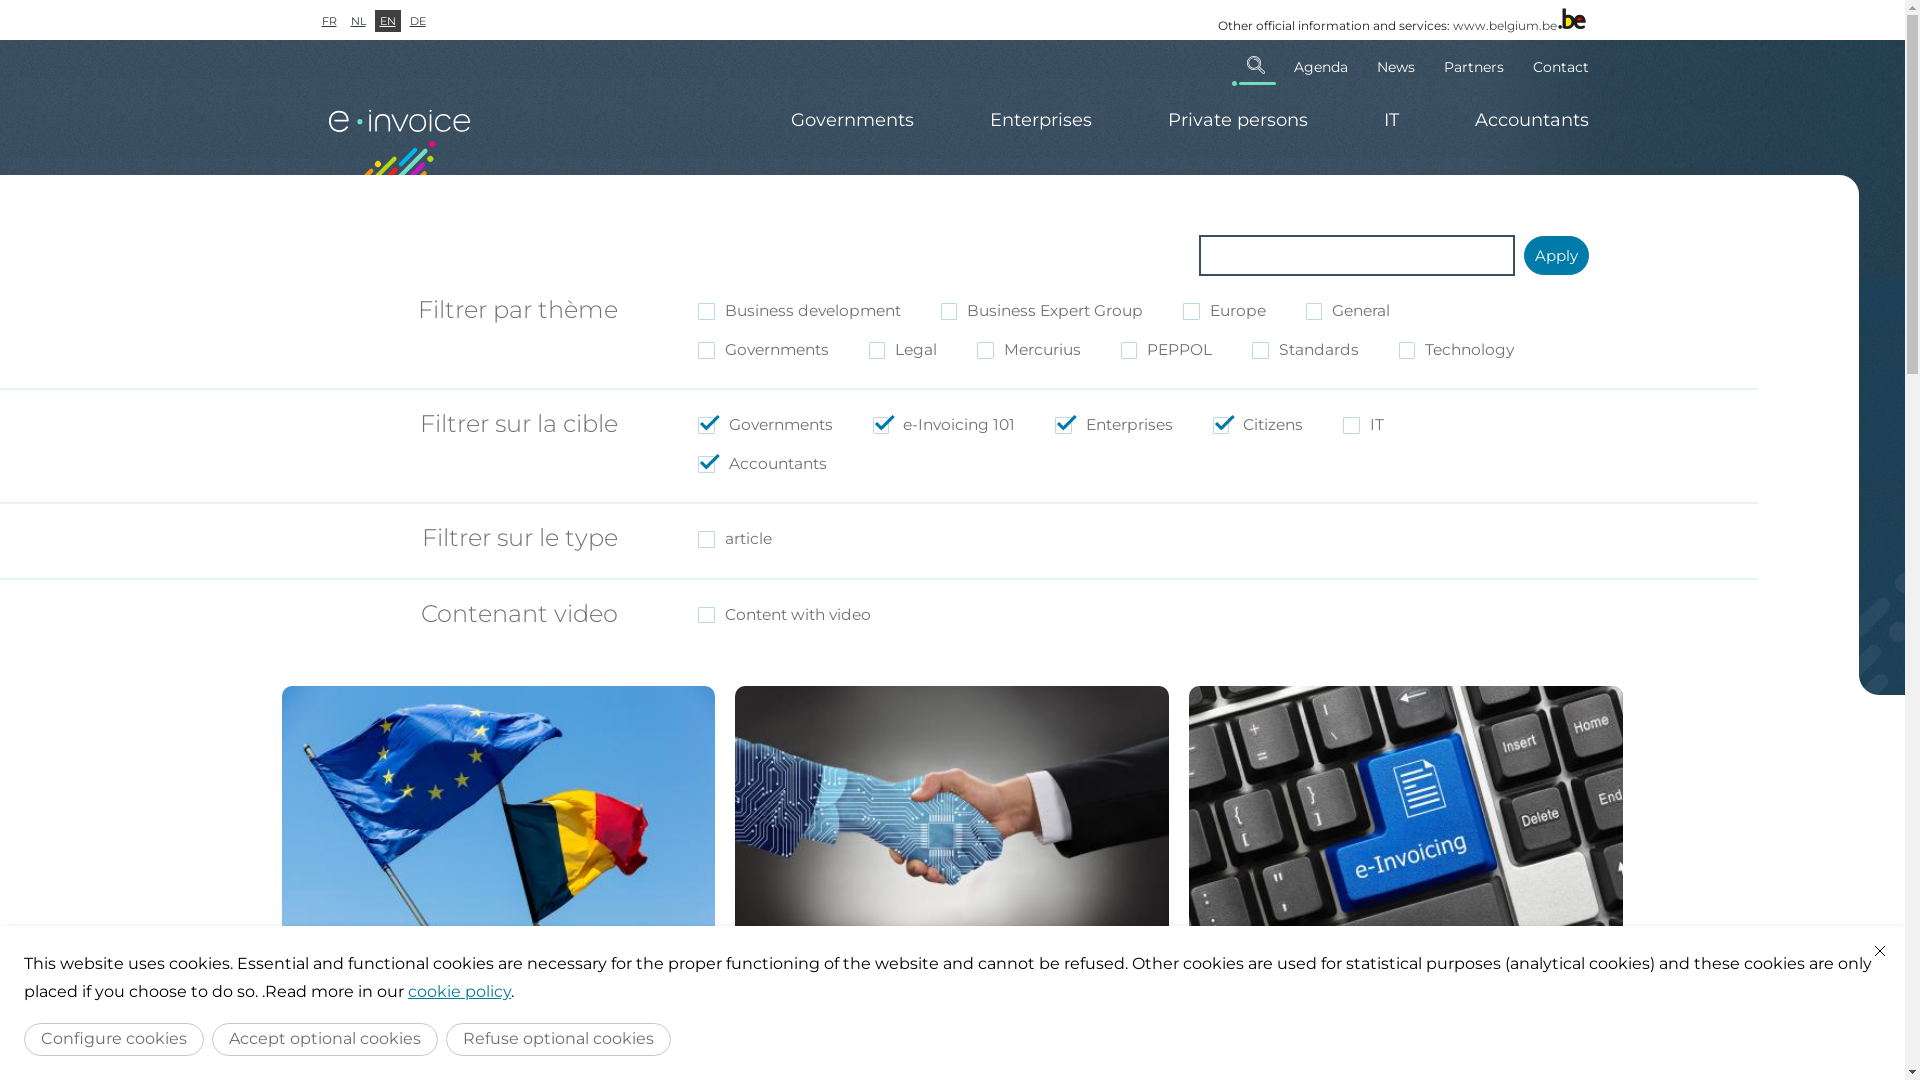 The height and width of the screenshot is (1080, 1920). Describe the element at coordinates (851, 120) in the screenshot. I see `'Governments'` at that location.